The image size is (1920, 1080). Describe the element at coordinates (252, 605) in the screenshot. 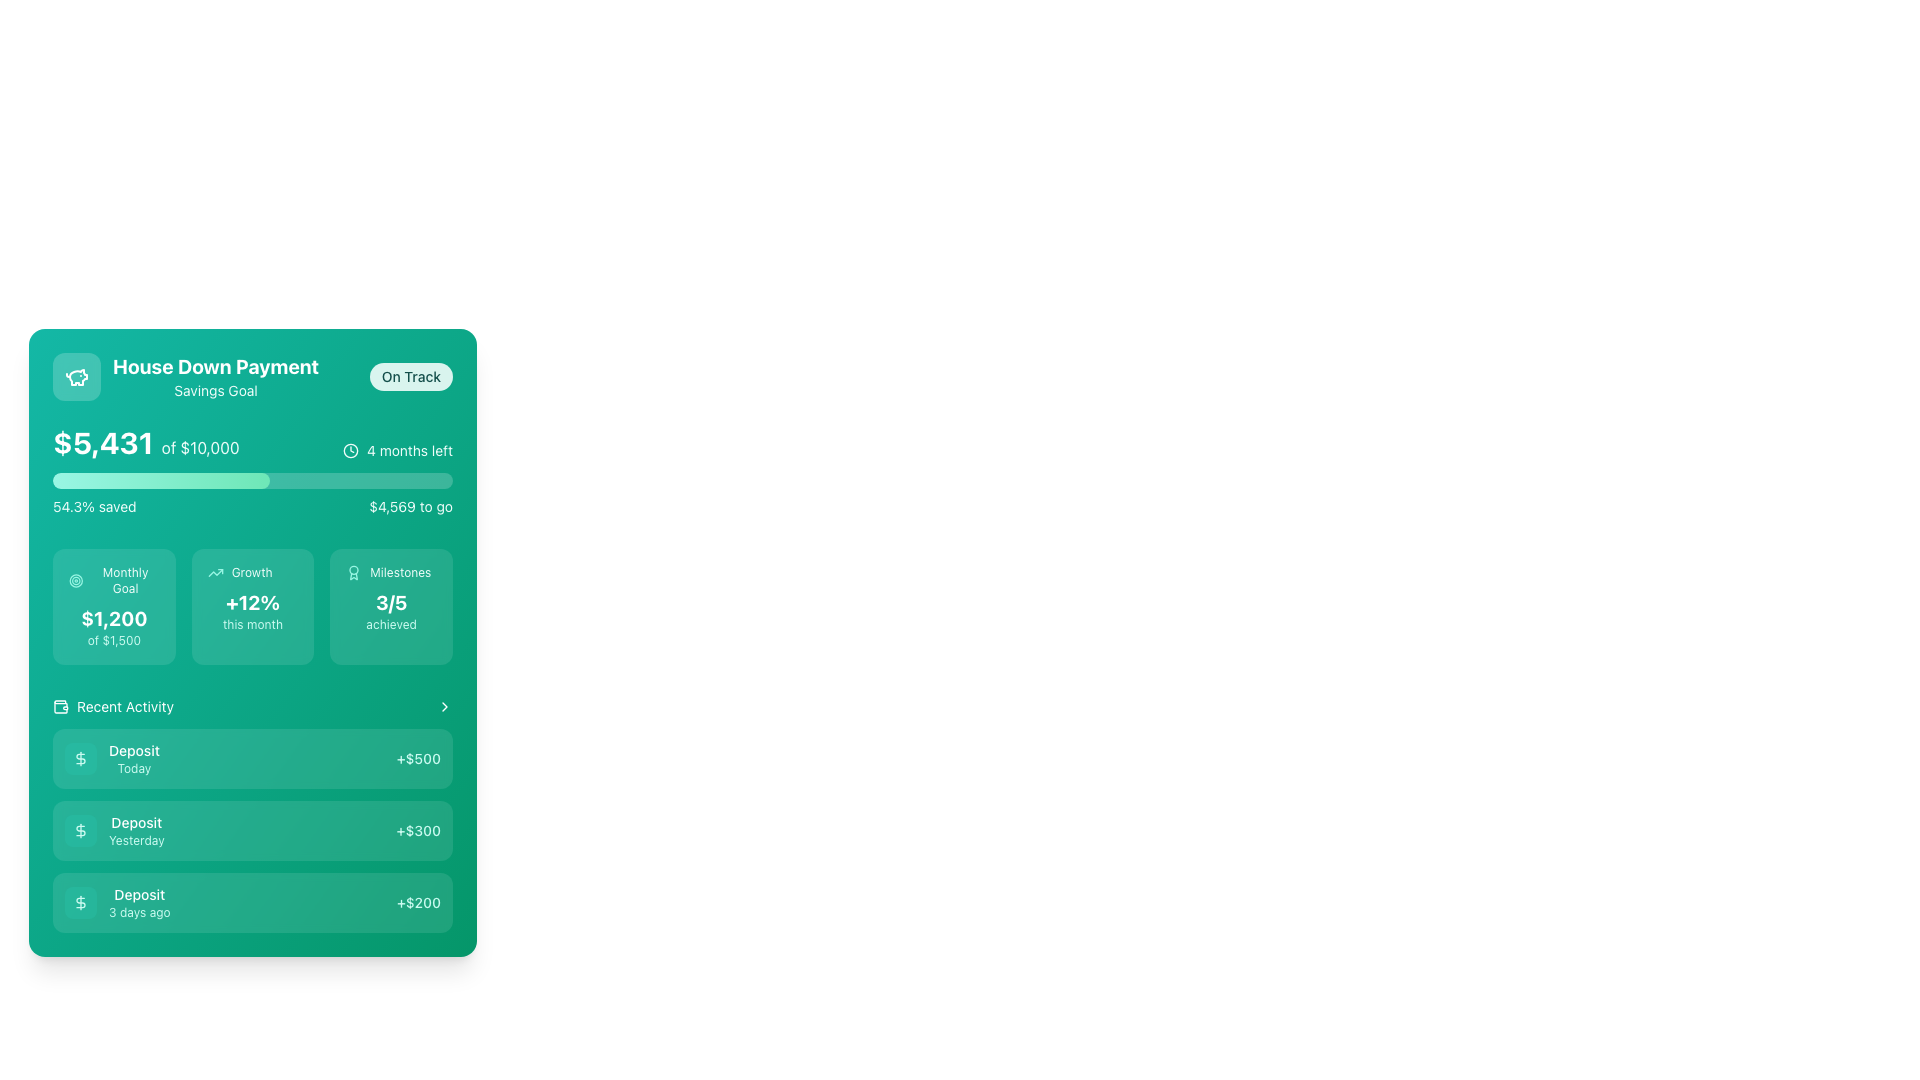

I see `the Information Card, which displays the monthly growth summary and is positioned second in a row of three cards, between the 'Monthly Goal' card on the left and the 'Milestones' card on the right` at that location.